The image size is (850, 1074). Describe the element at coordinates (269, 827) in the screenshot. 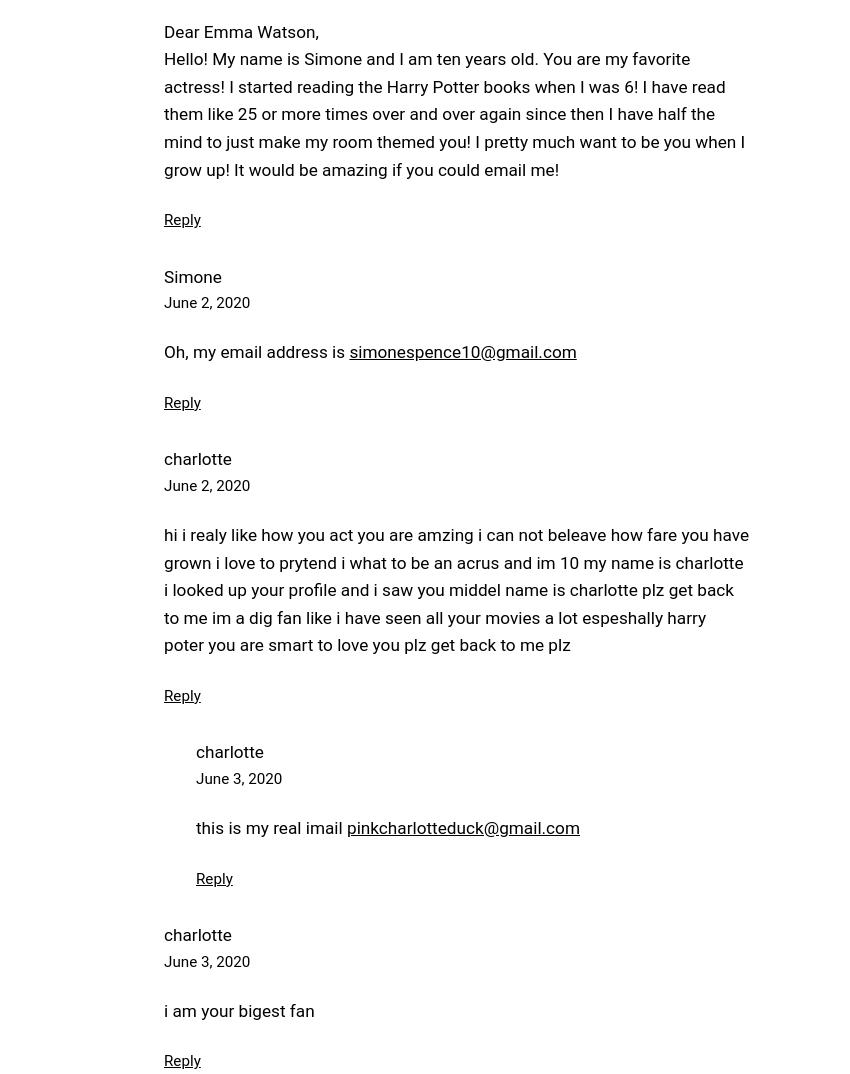

I see `'this is my real imail'` at that location.